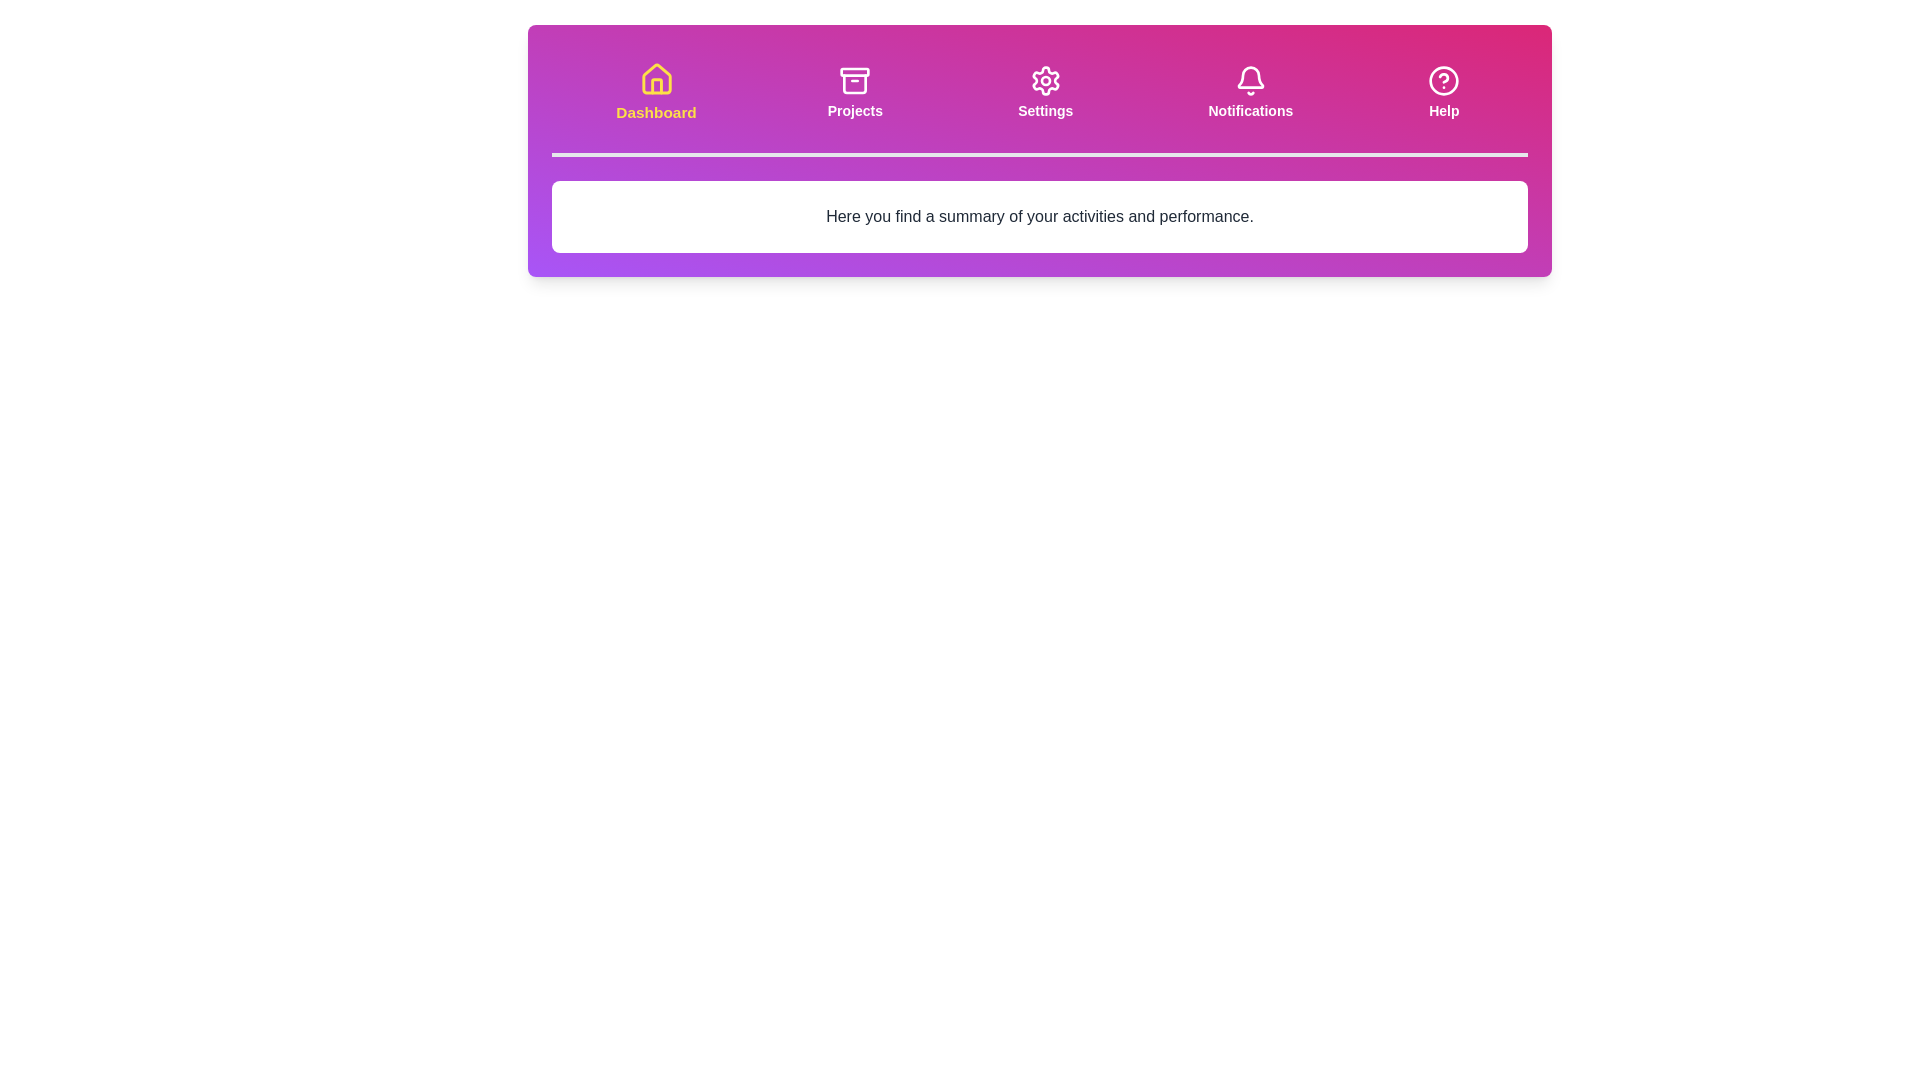 This screenshot has width=1920, height=1080. Describe the element at coordinates (854, 92) in the screenshot. I see `the tab titled 'Projects' to observe its icon and title` at that location.